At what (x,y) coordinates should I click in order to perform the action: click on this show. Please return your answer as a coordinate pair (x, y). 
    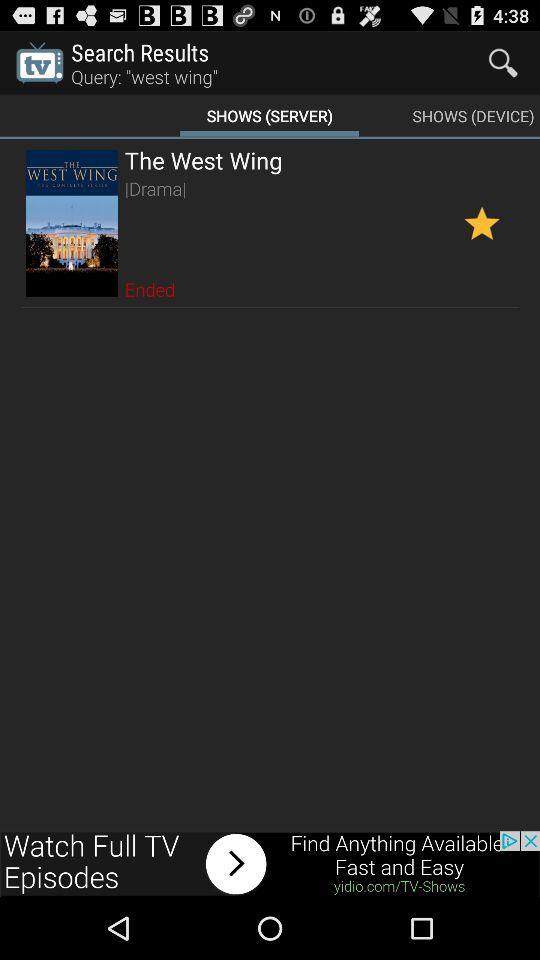
    Looking at the image, I should click on (481, 223).